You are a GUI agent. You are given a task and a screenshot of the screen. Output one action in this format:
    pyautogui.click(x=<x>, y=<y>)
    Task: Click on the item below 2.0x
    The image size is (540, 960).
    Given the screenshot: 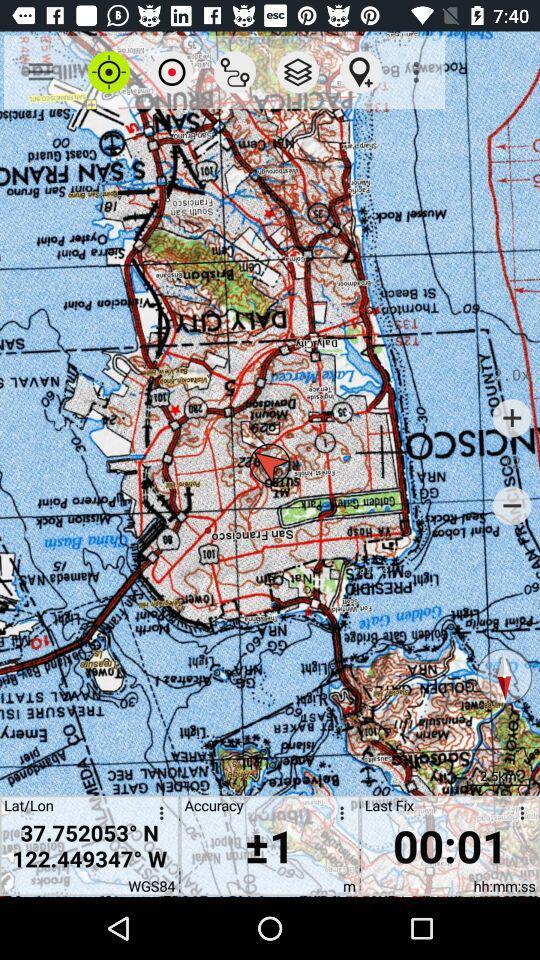 What is the action you would take?
    pyautogui.click(x=512, y=417)
    